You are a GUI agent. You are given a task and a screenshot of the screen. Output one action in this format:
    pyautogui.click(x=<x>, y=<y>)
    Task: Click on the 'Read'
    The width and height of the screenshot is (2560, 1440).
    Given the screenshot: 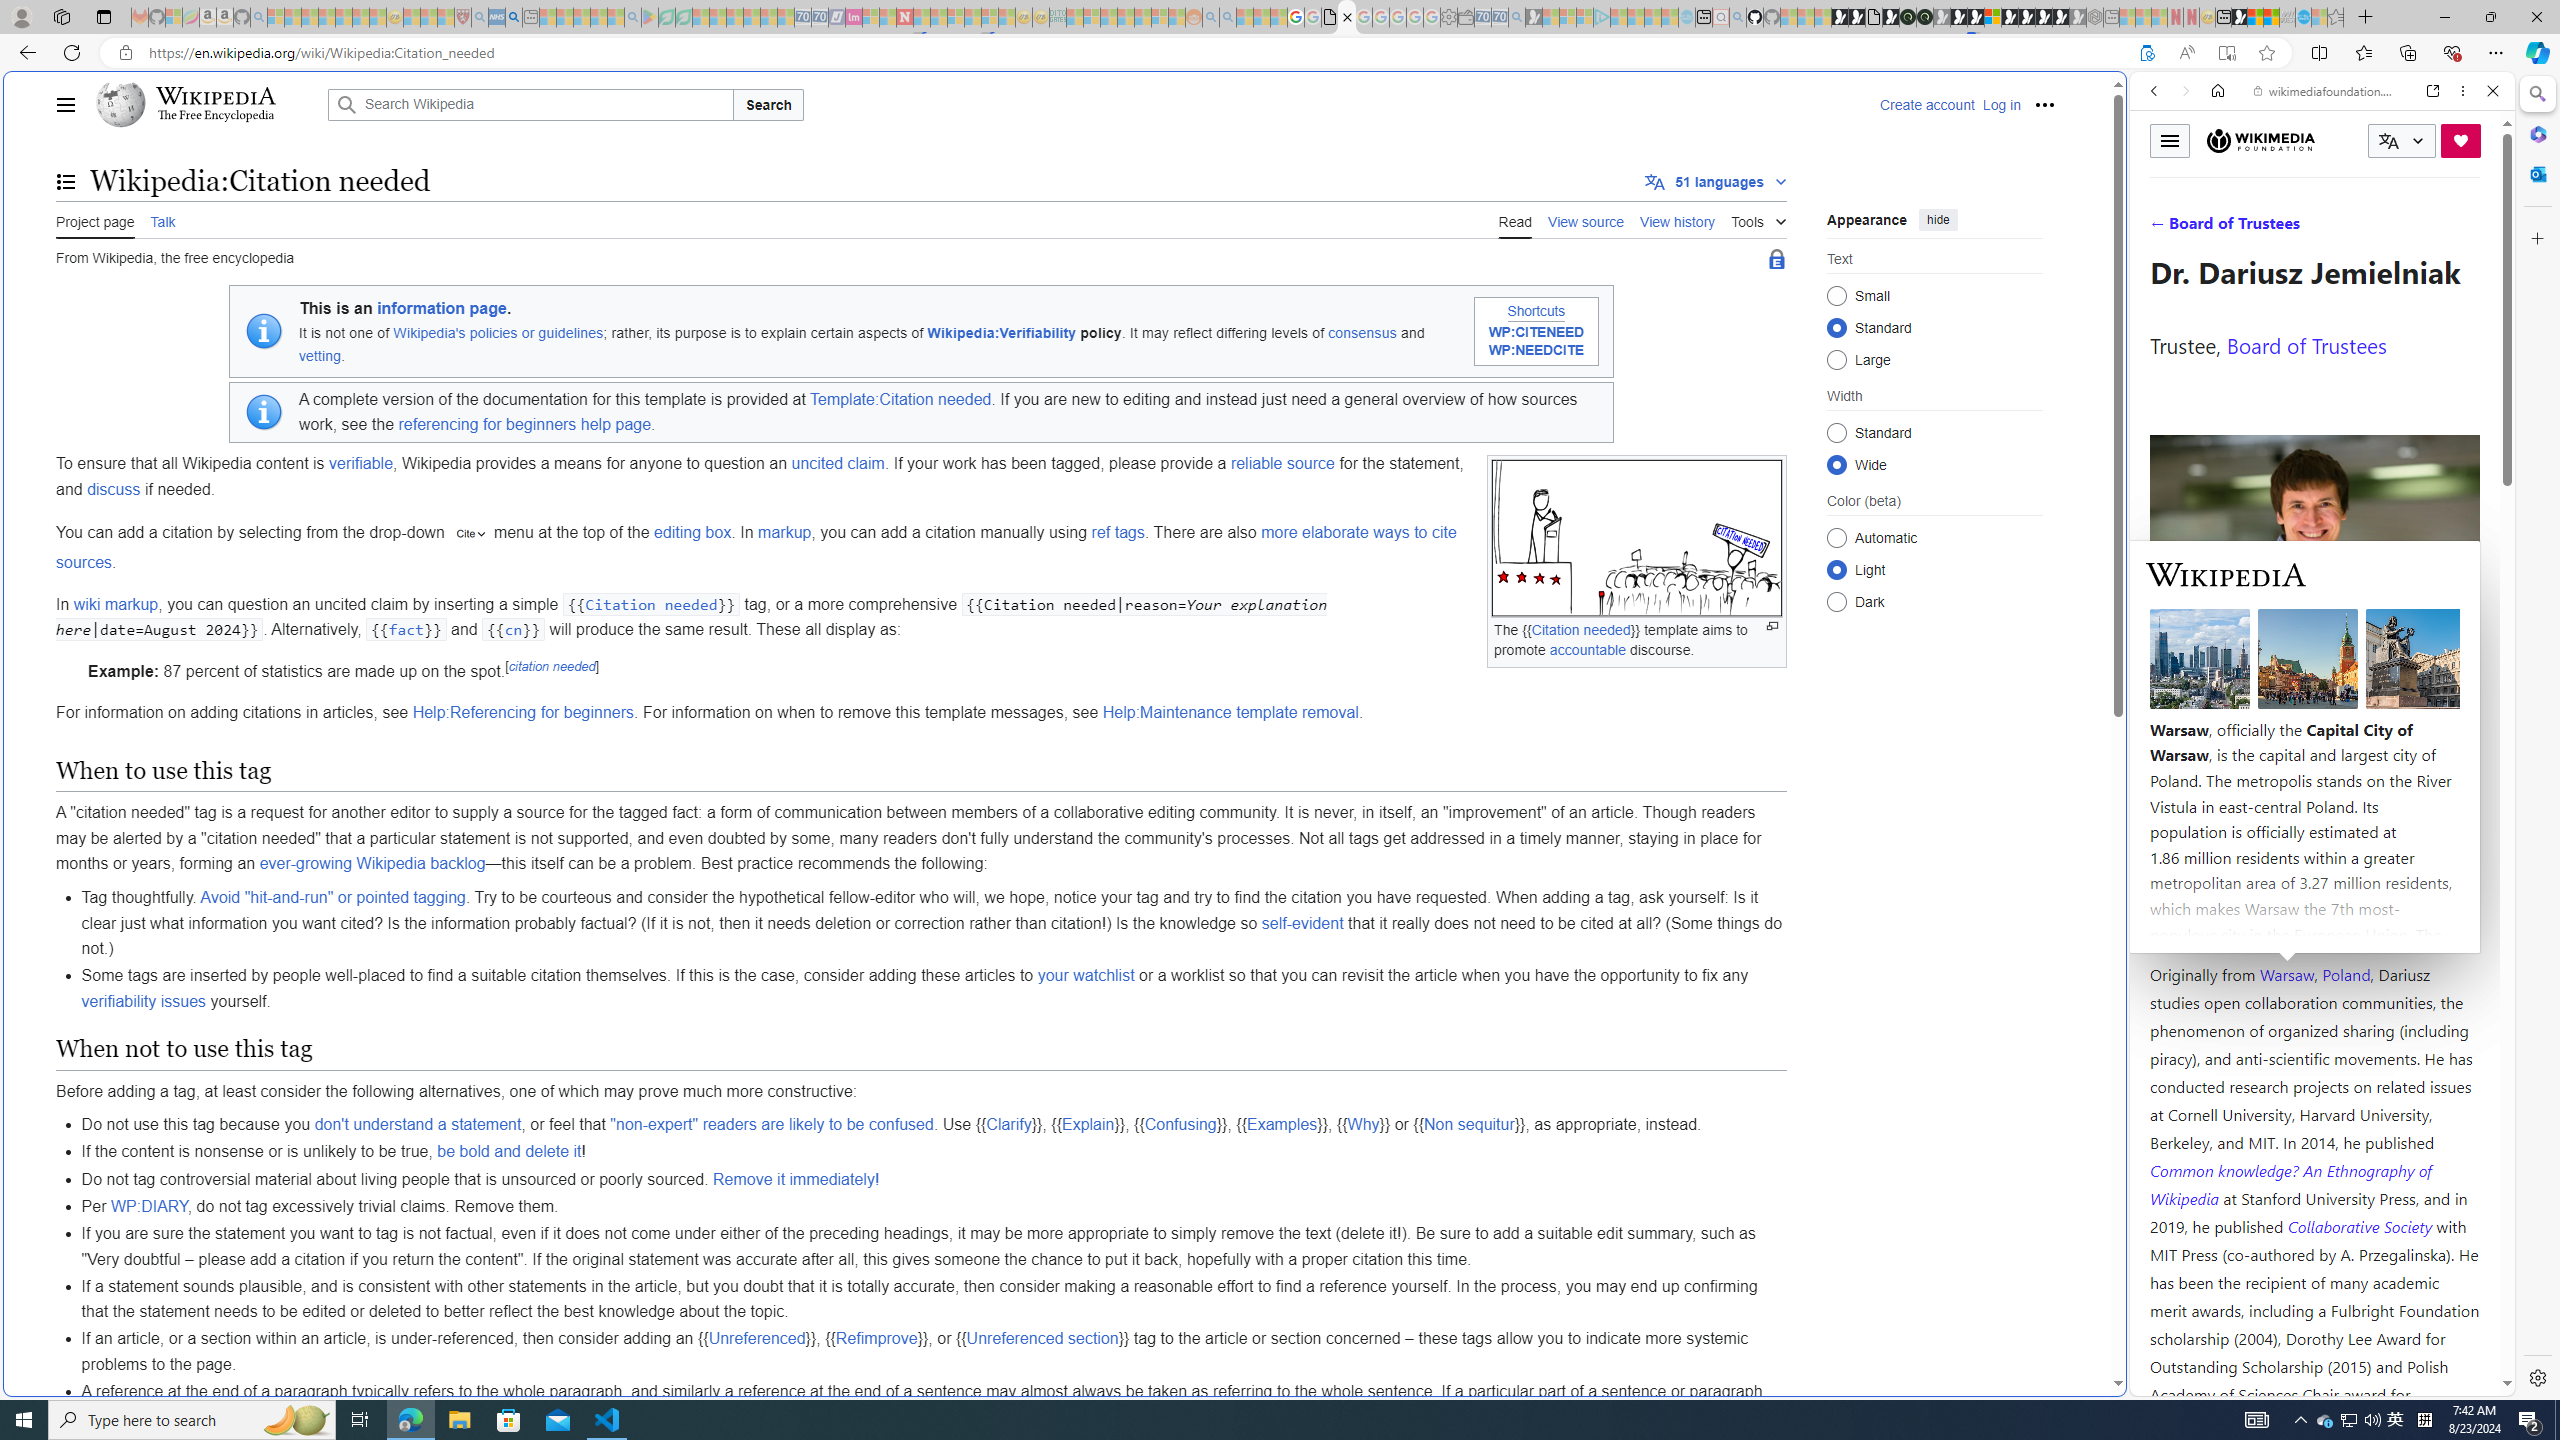 What is the action you would take?
    pyautogui.click(x=1515, y=219)
    